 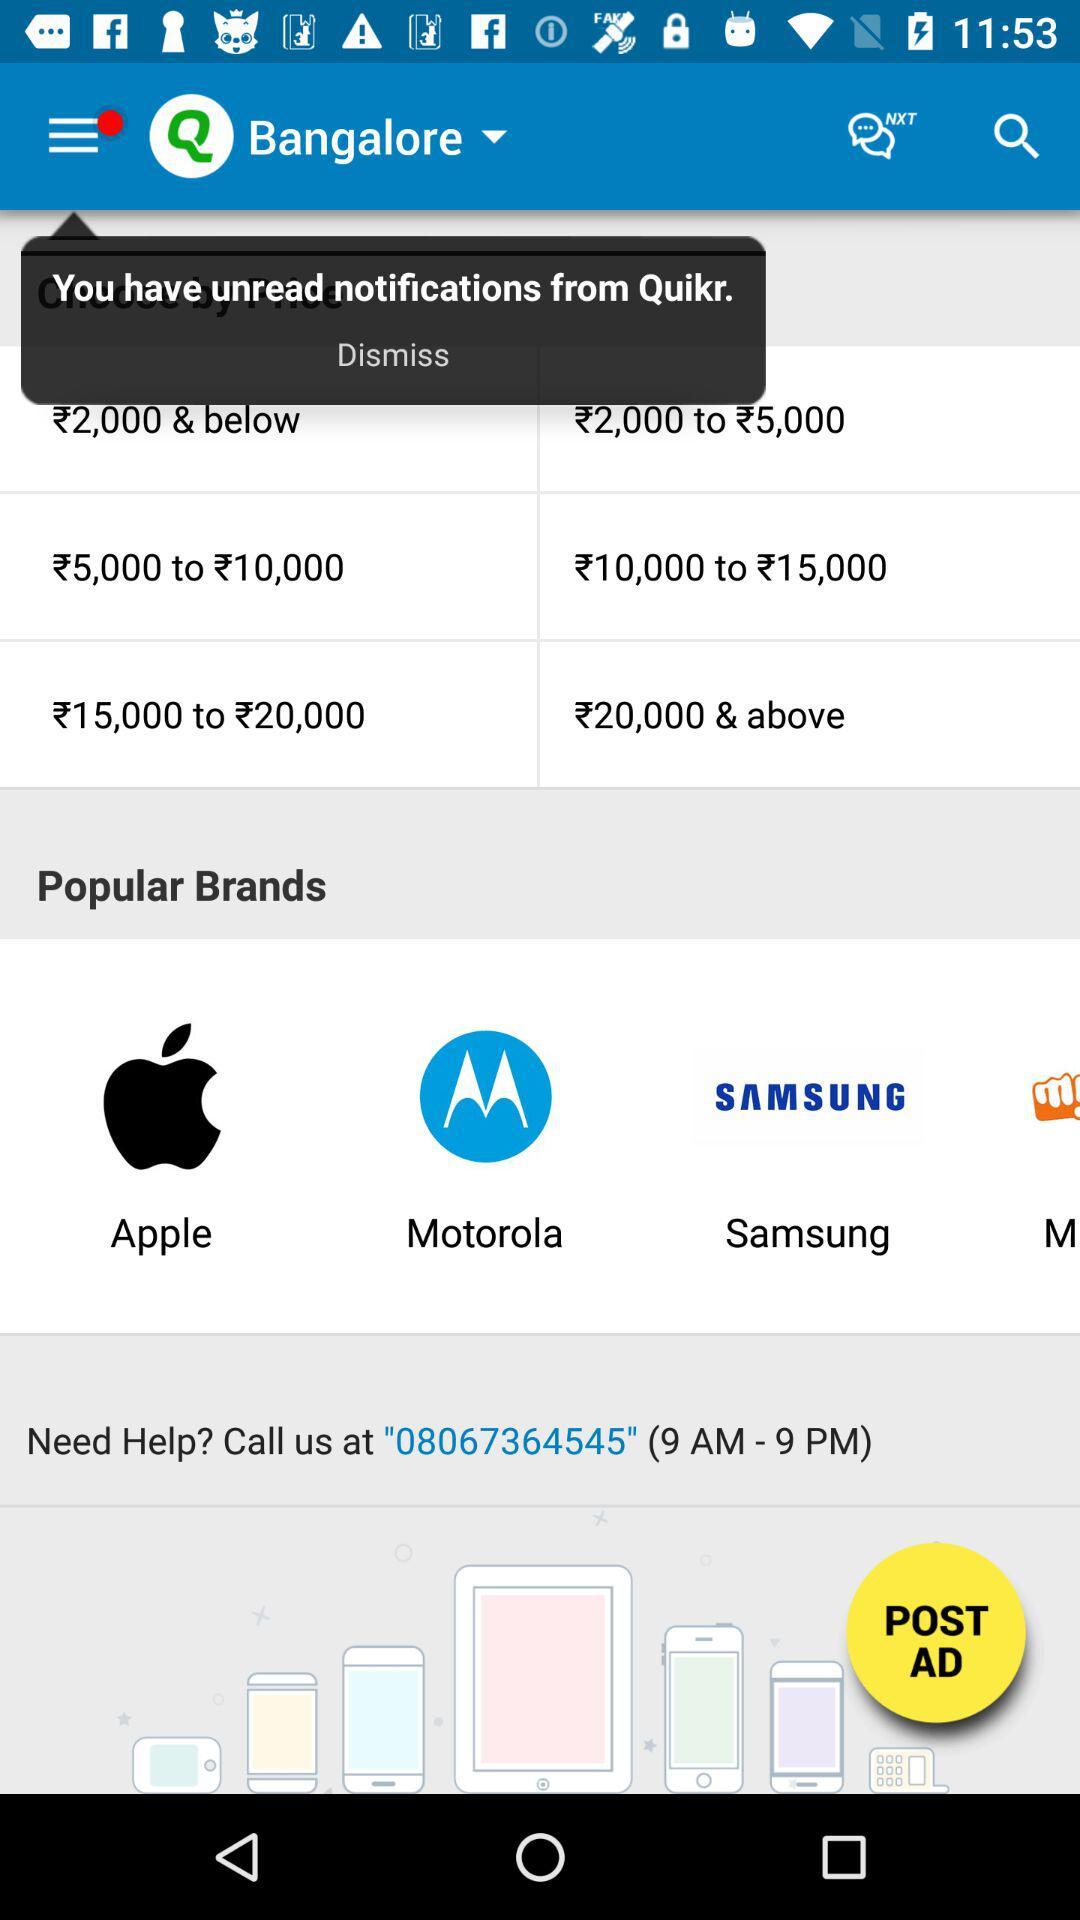 What do you see at coordinates (393, 329) in the screenshot?
I see `black notification box which has dismiss option` at bounding box center [393, 329].